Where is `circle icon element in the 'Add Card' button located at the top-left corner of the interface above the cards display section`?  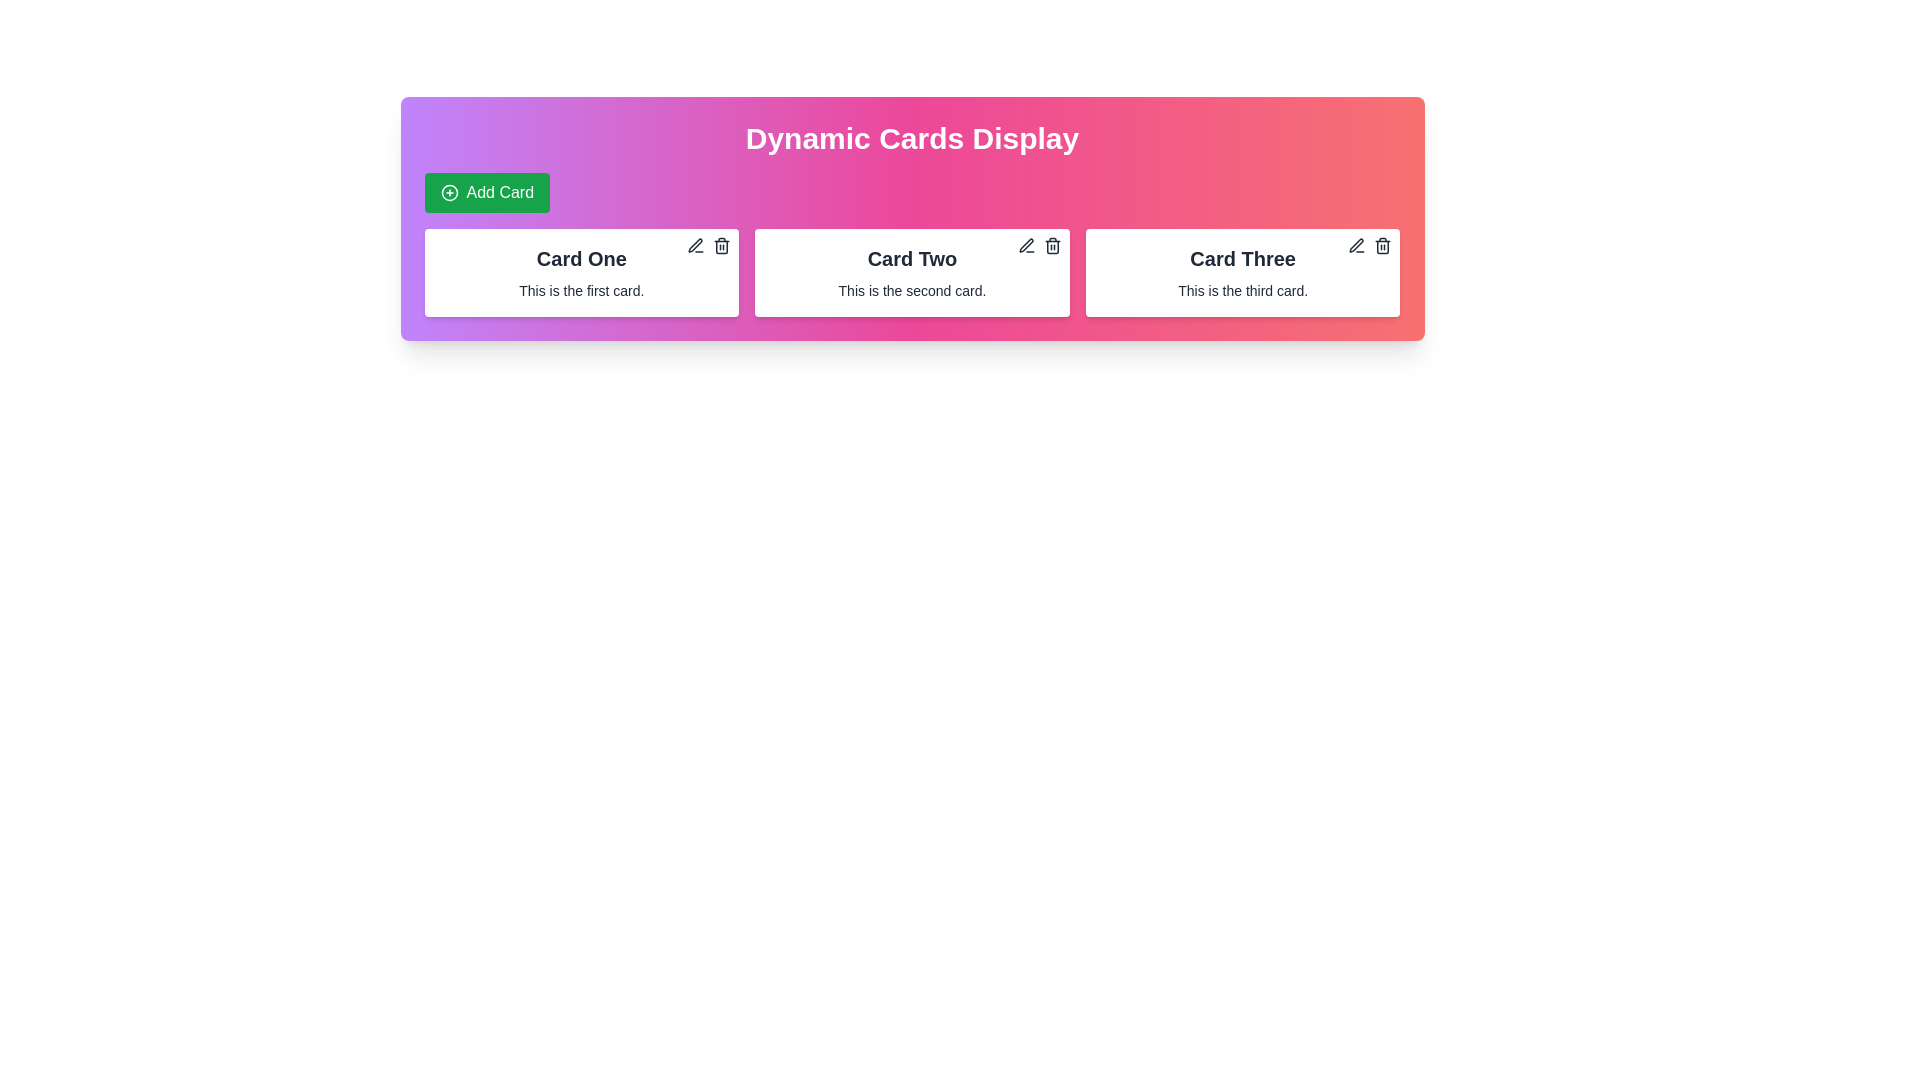
circle icon element in the 'Add Card' button located at the top-left corner of the interface above the cards display section is located at coordinates (448, 192).